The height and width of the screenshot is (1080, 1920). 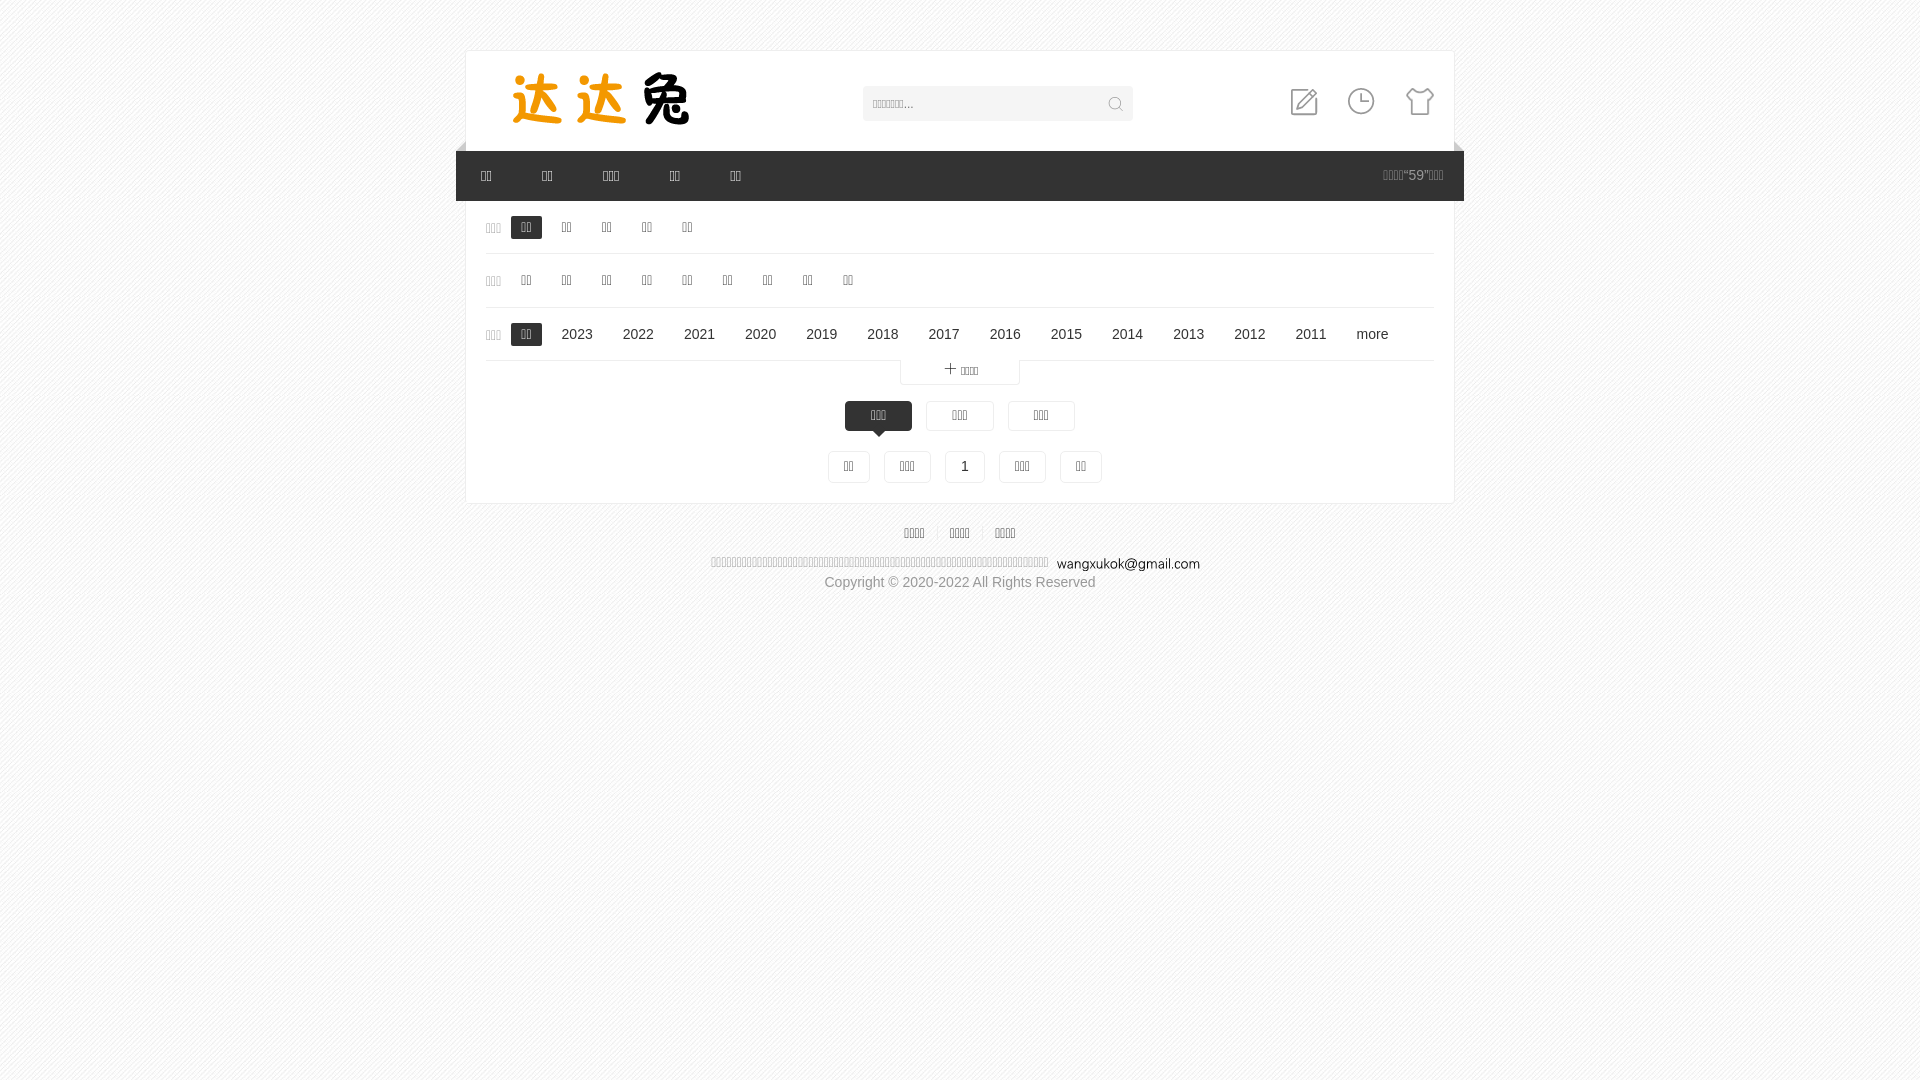 What do you see at coordinates (1371, 334) in the screenshot?
I see `'more'` at bounding box center [1371, 334].